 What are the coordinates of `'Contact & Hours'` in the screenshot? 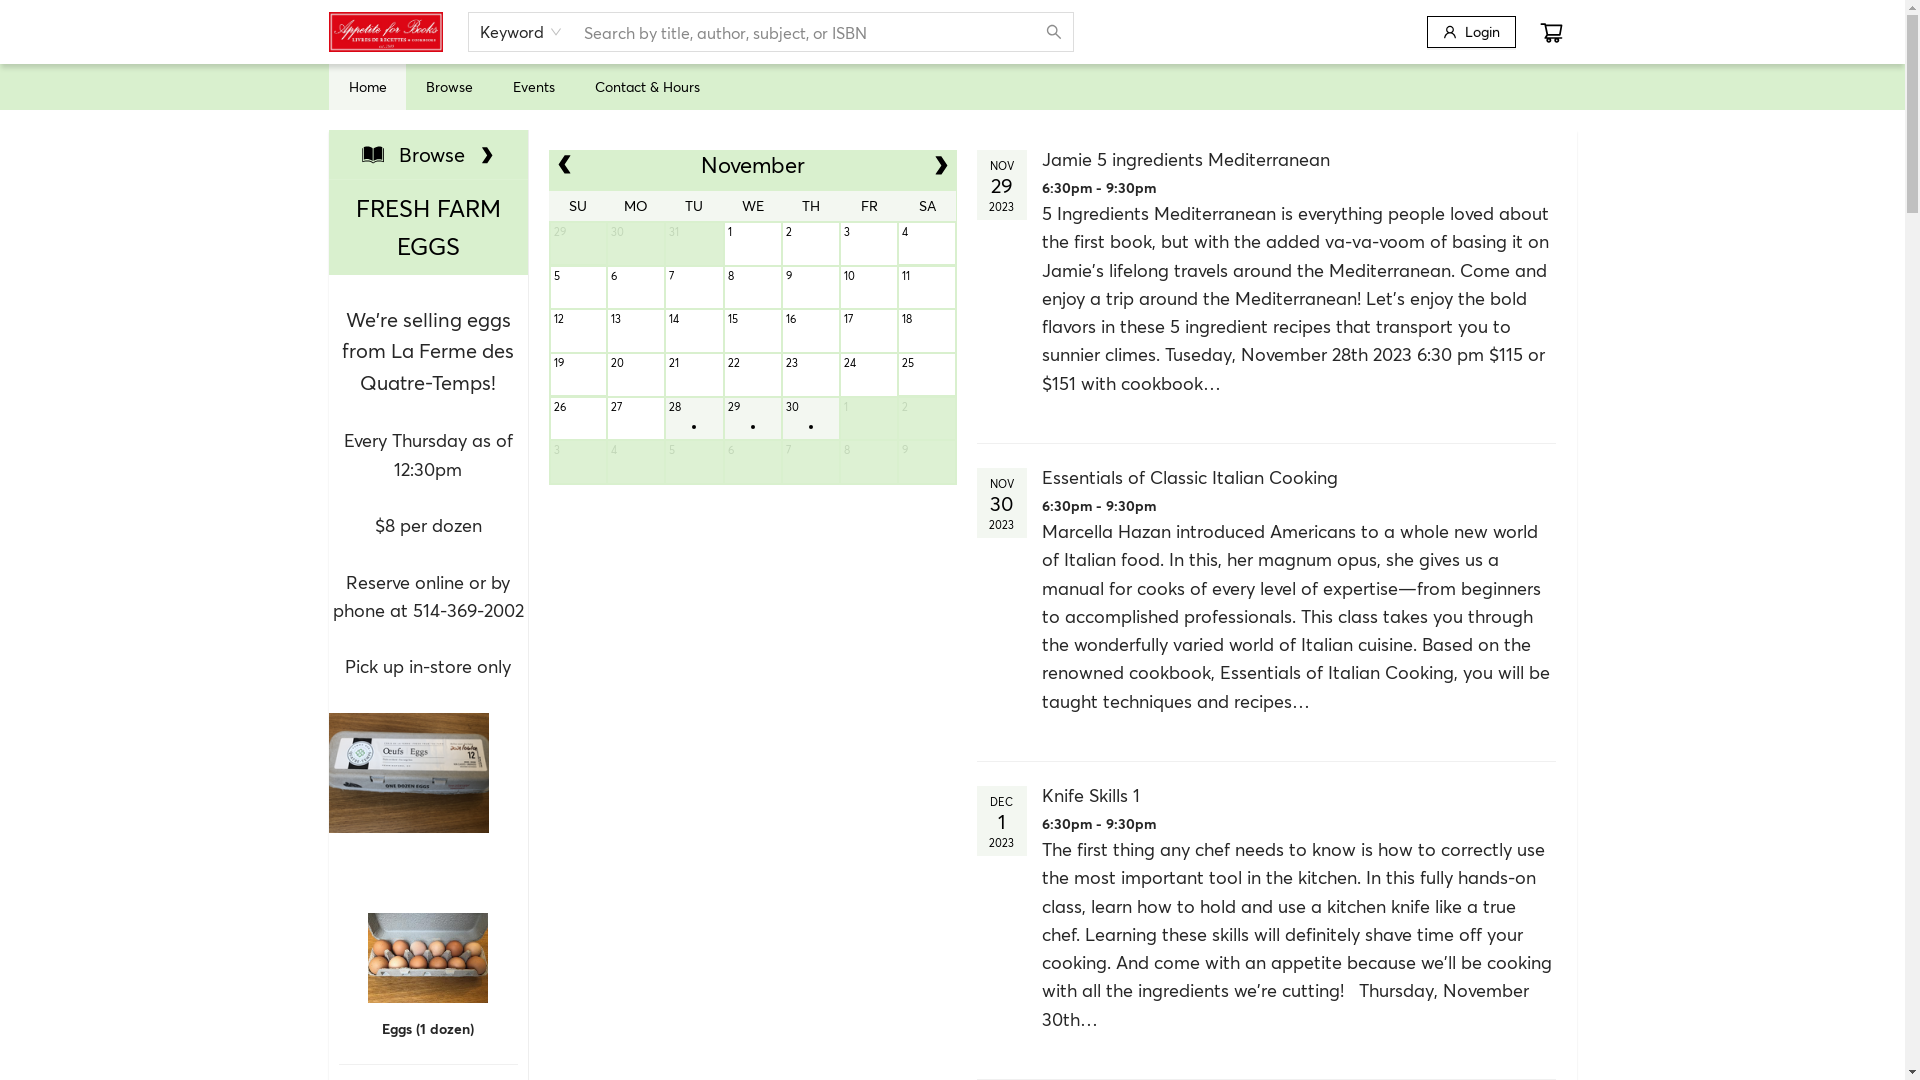 It's located at (646, 85).